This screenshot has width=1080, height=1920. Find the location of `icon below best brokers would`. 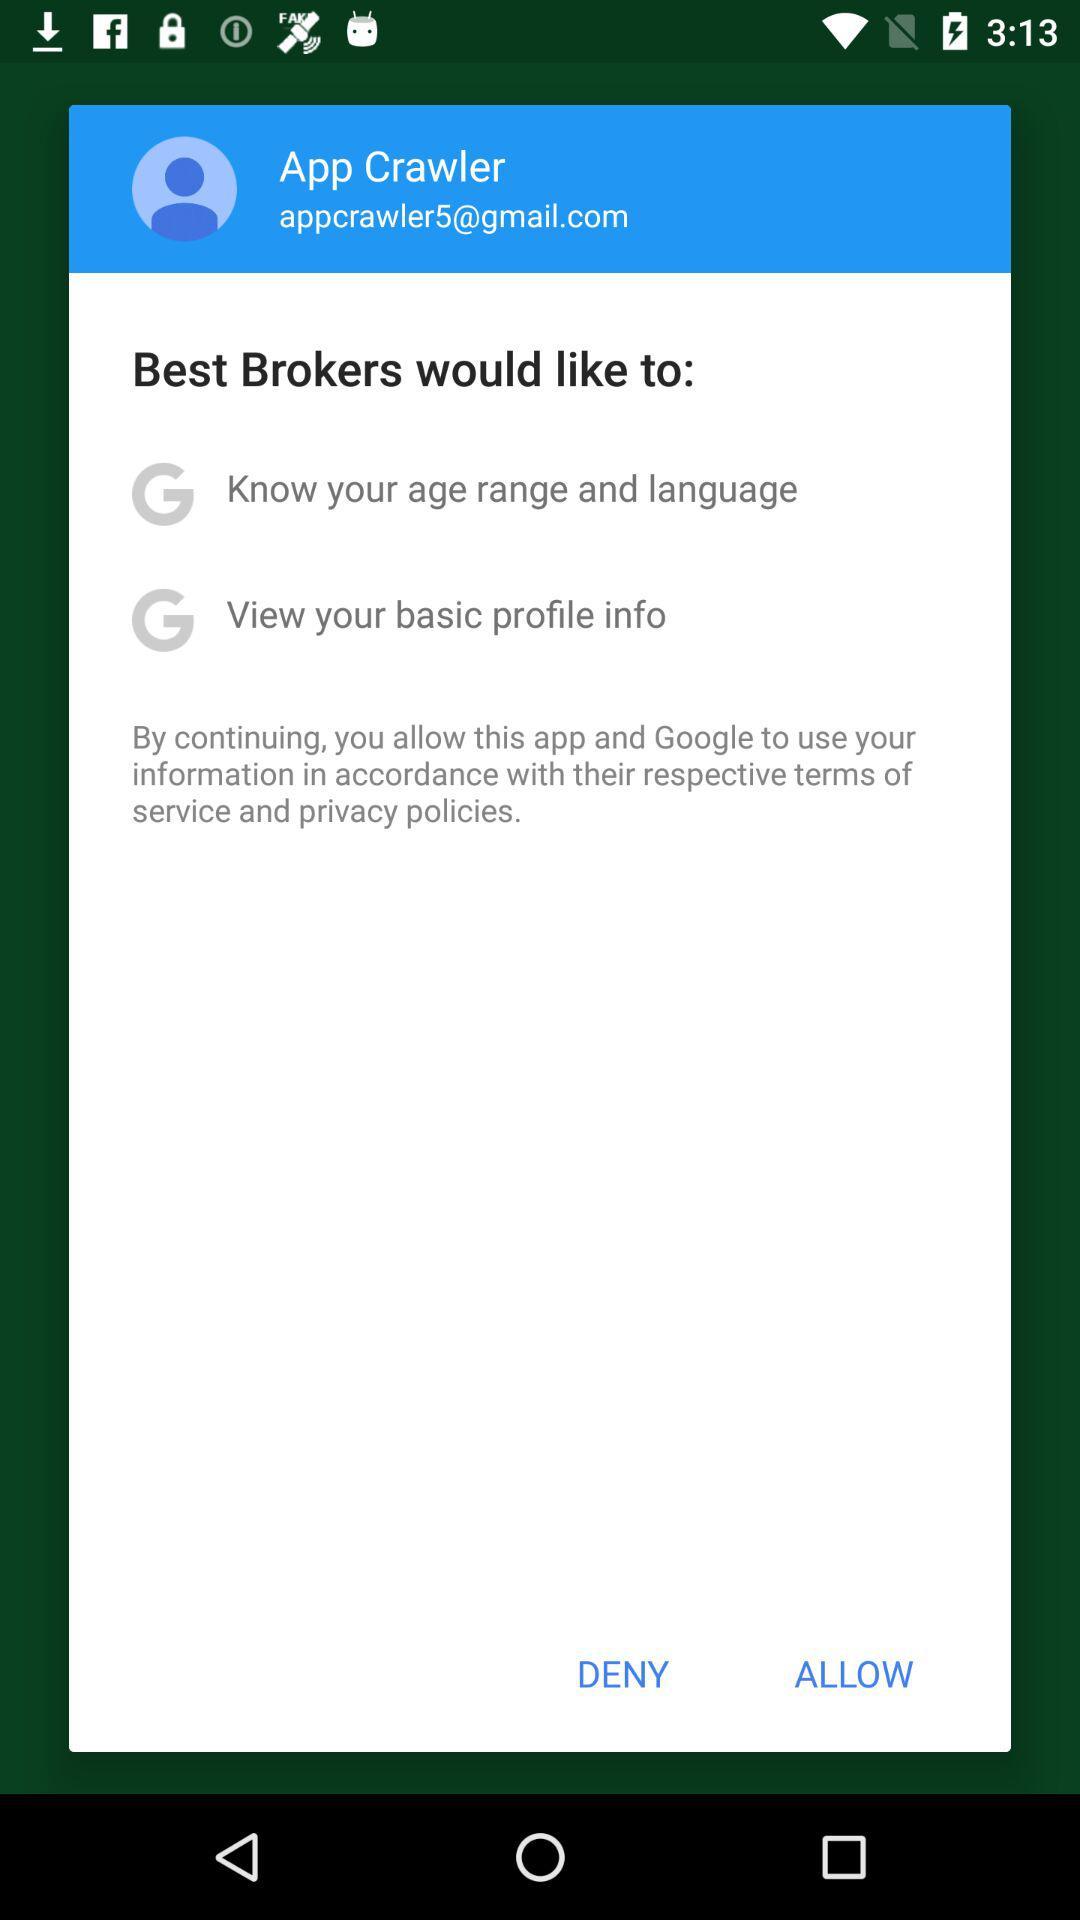

icon below best brokers would is located at coordinates (511, 487).